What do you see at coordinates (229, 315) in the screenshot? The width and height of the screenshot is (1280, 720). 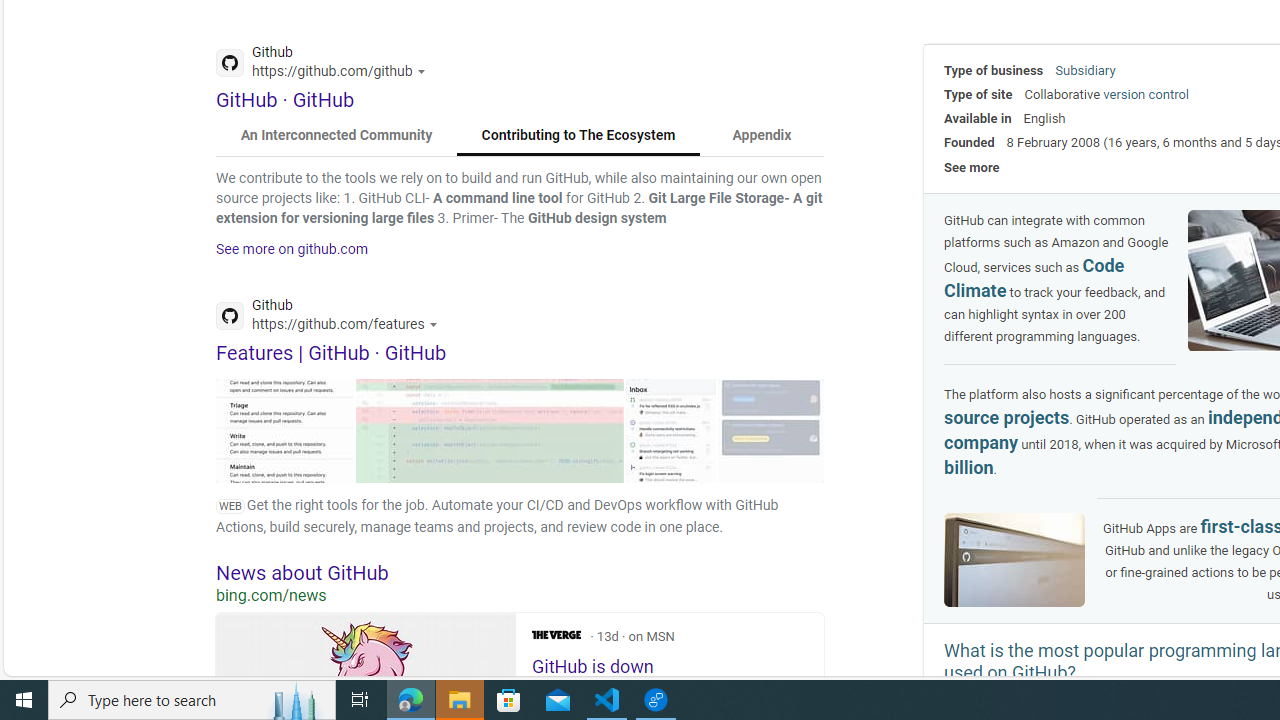 I see `'Global web icon'` at bounding box center [229, 315].